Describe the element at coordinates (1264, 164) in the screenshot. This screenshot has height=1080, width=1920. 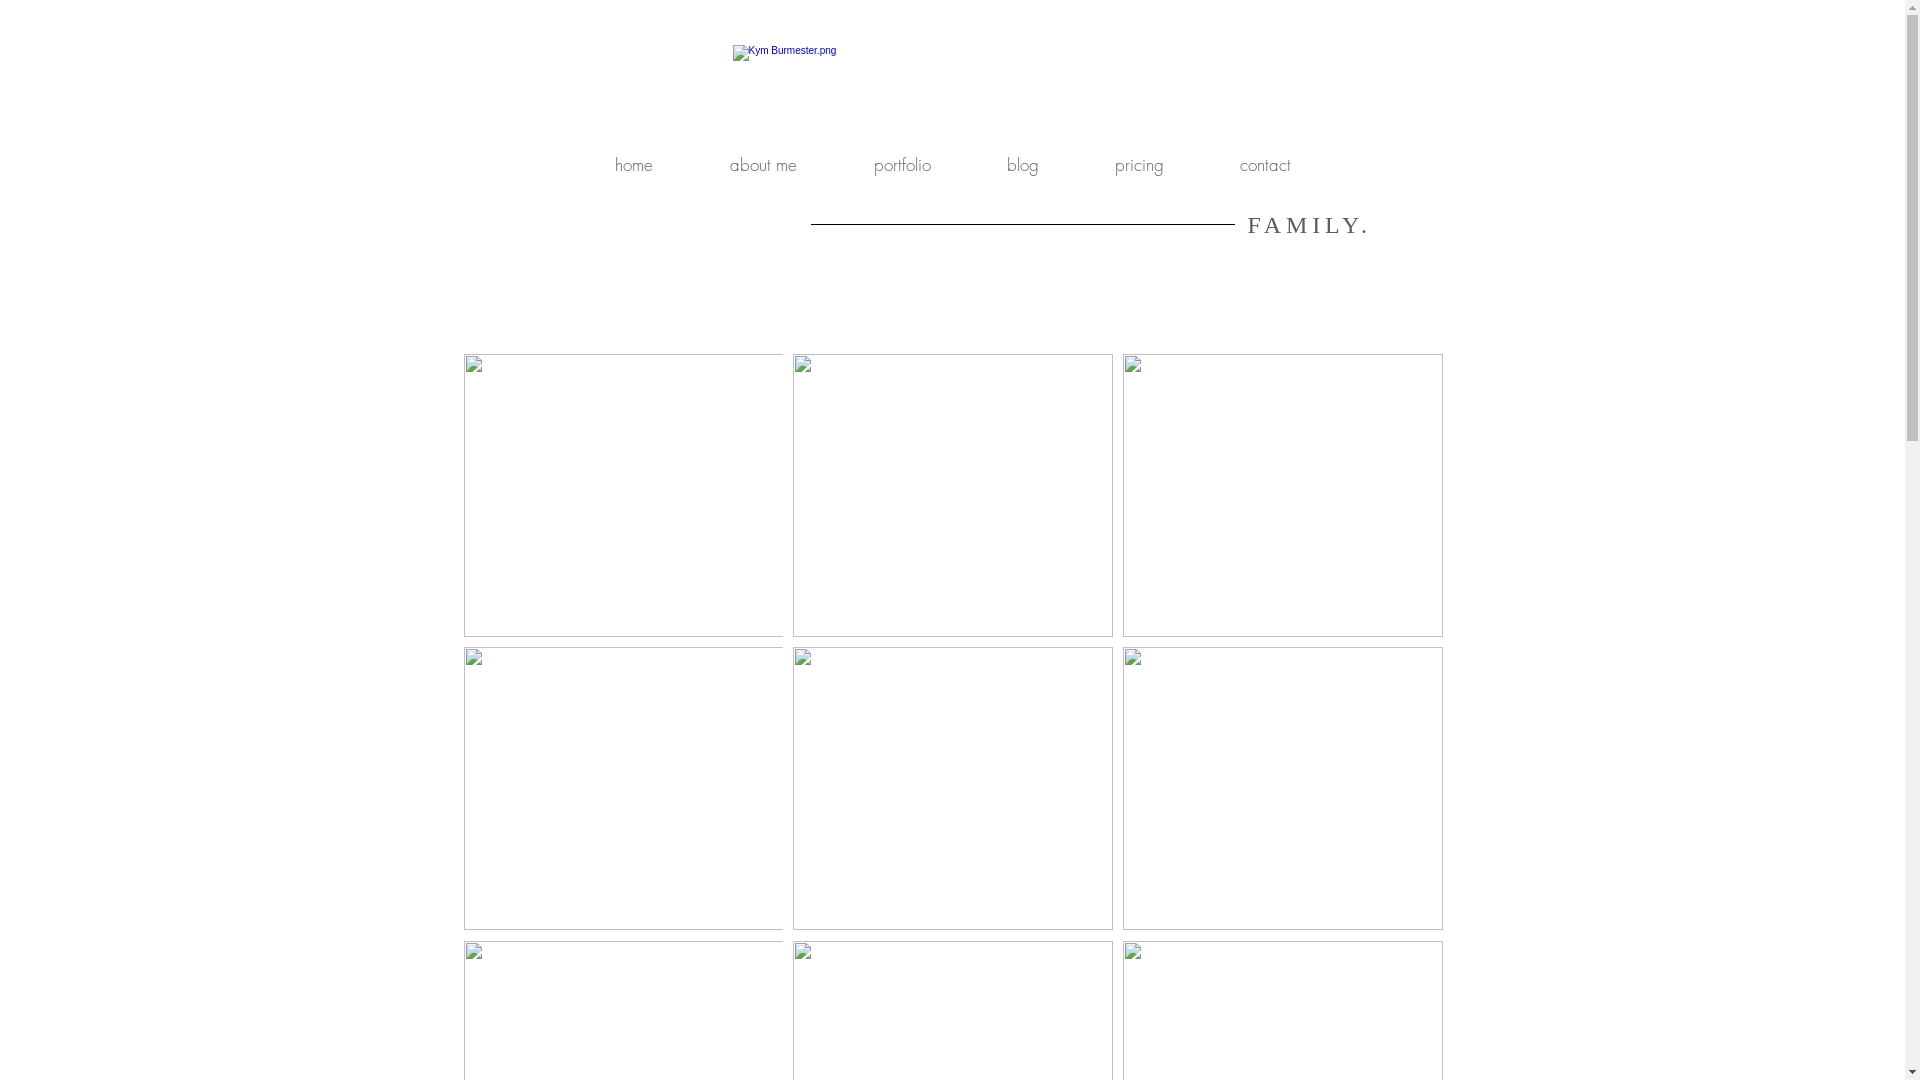
I see `'contact'` at that location.